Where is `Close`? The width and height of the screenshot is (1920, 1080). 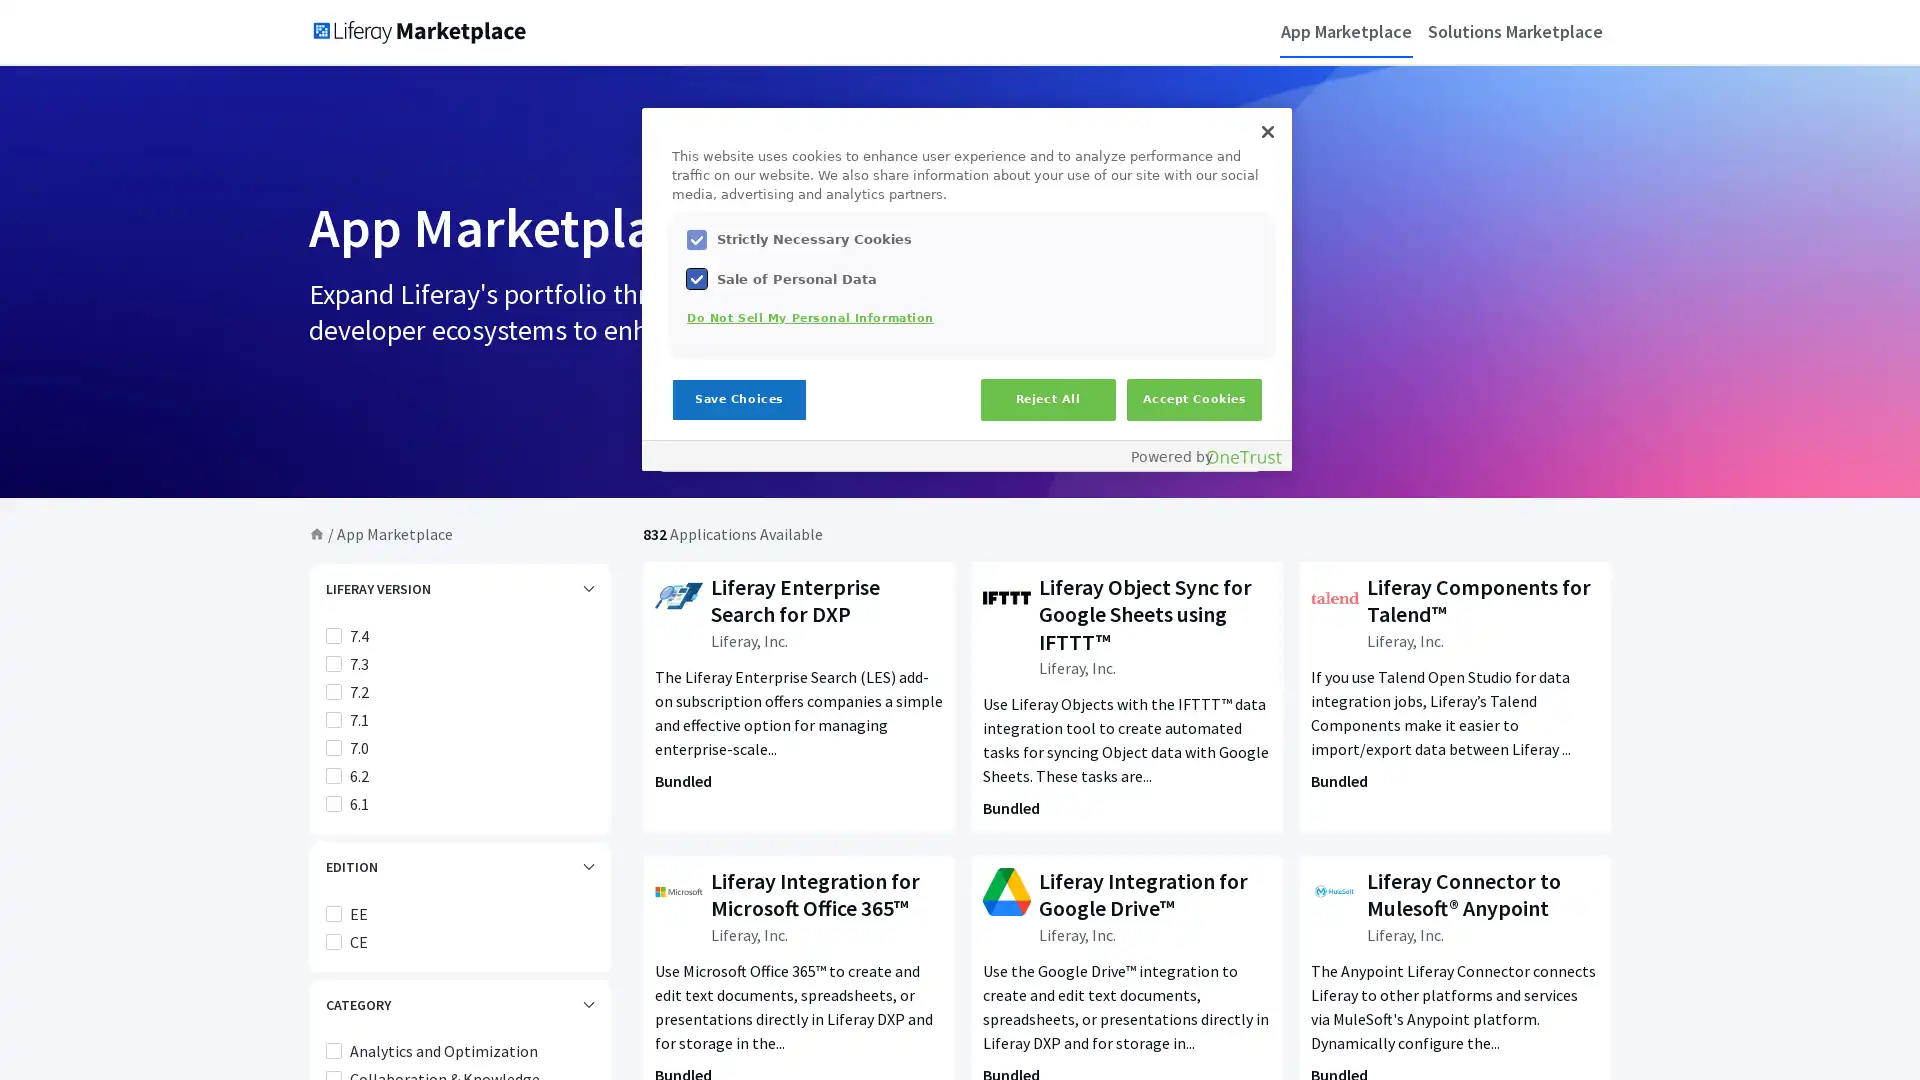
Close is located at coordinates (1266, 131).